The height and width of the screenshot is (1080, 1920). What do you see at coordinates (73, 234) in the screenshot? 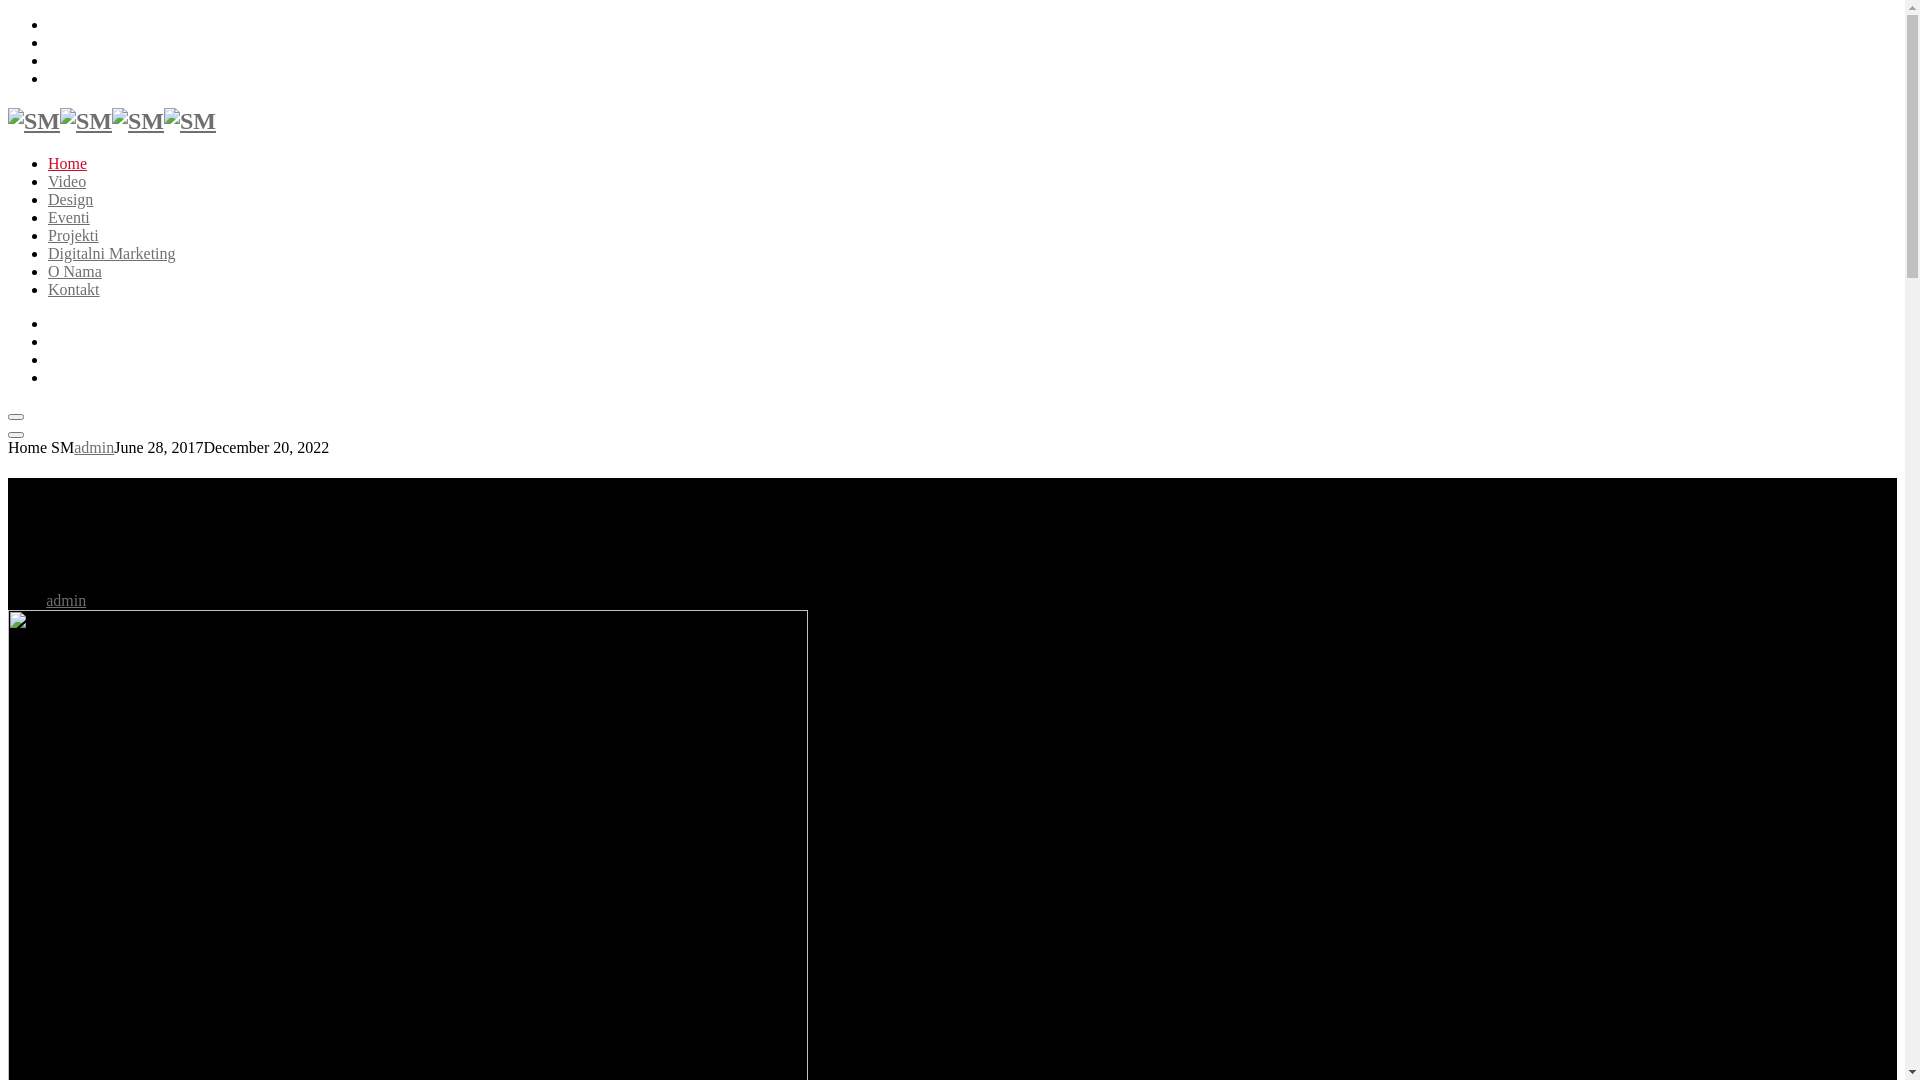
I see `'Projekti'` at bounding box center [73, 234].